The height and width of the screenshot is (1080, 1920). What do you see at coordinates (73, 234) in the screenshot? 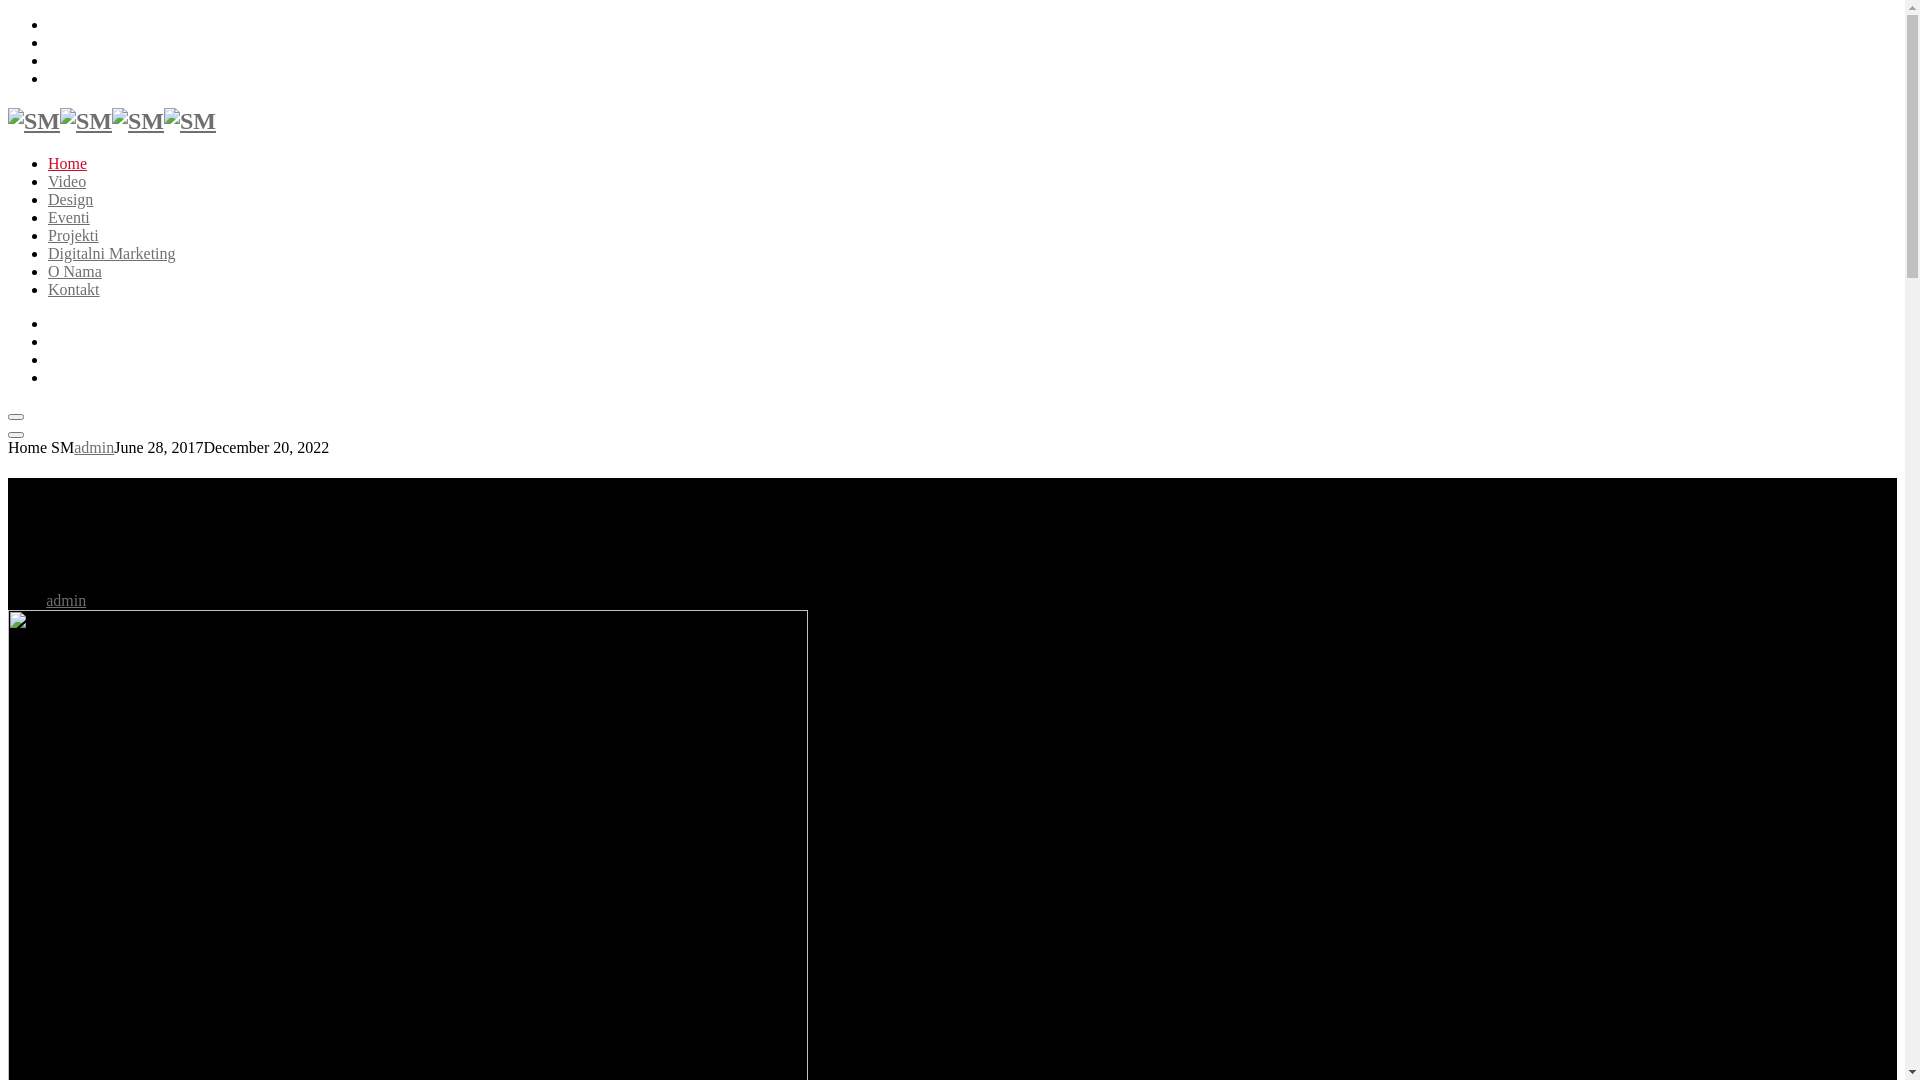
I see `'Projekti'` at bounding box center [73, 234].